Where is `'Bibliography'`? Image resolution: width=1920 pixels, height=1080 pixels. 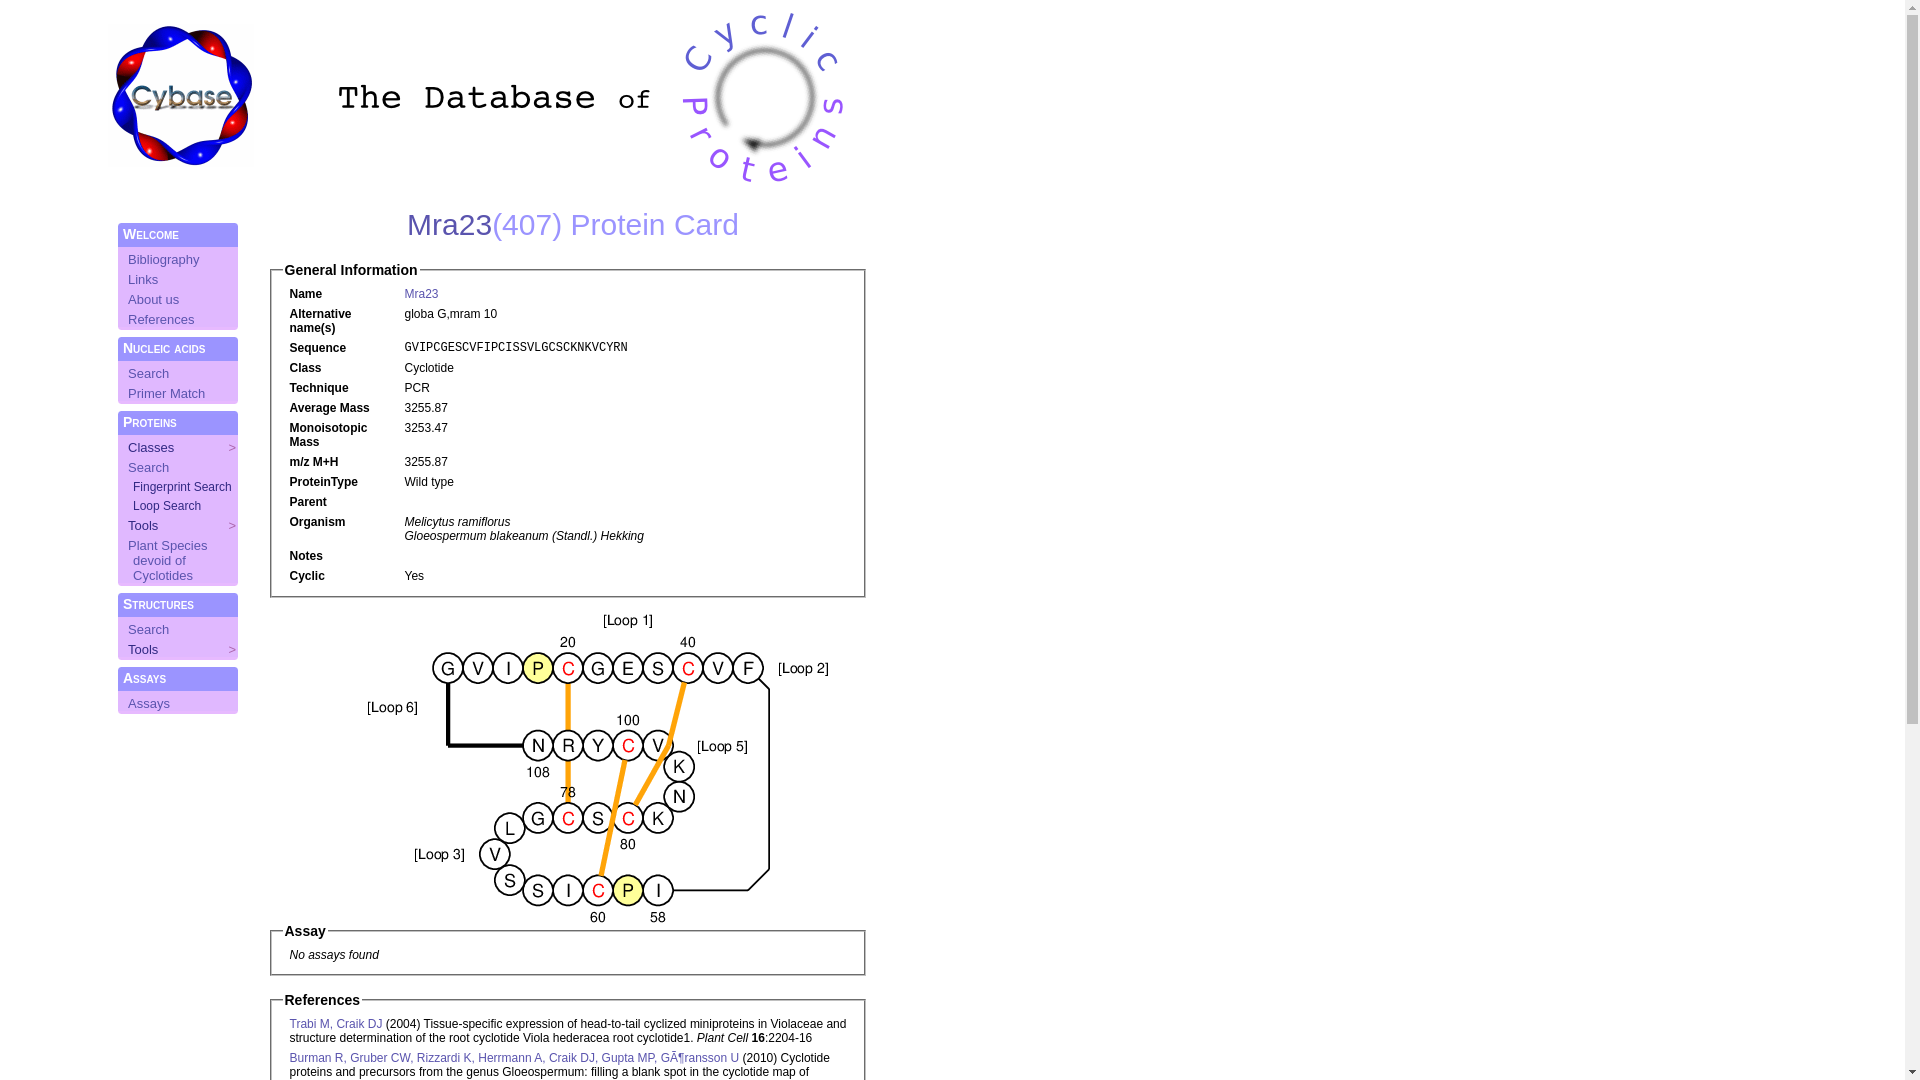
'Bibliography' is located at coordinates (163, 258).